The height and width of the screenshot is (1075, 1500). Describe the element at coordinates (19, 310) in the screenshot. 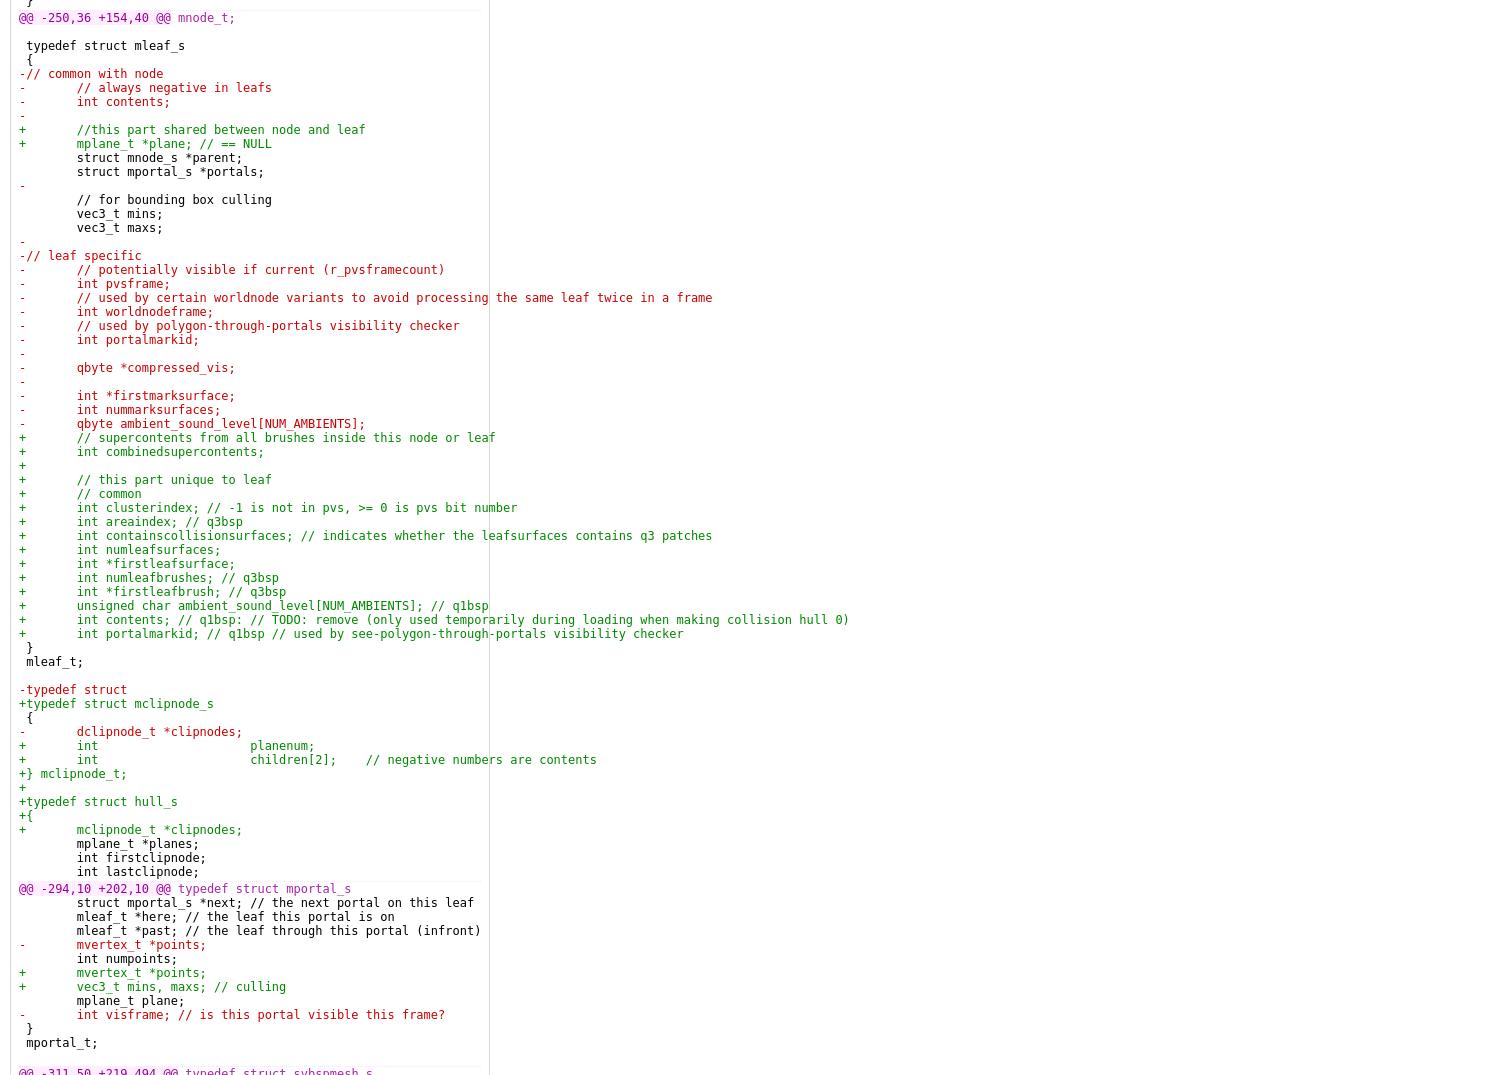

I see `'-       int worldnodeframe;'` at that location.